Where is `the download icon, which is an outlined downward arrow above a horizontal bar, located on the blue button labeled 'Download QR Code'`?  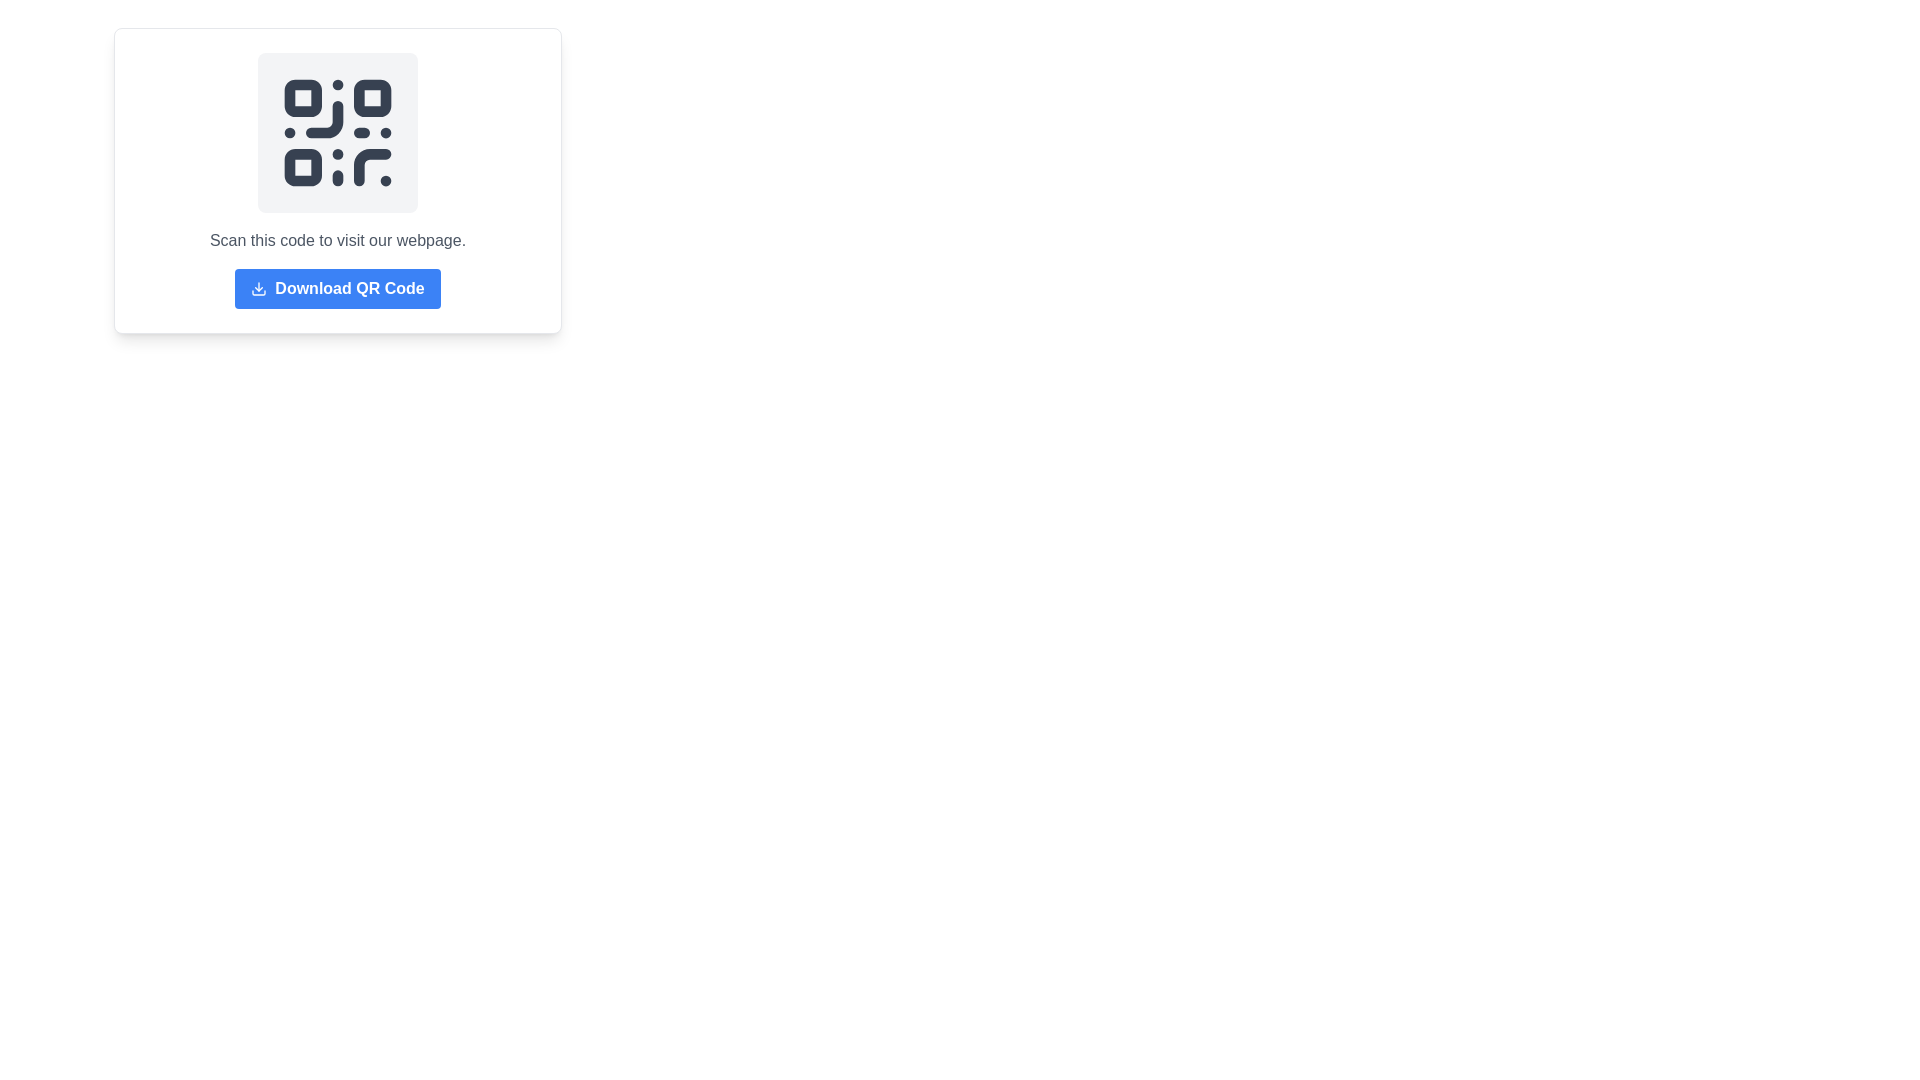 the download icon, which is an outlined downward arrow above a horizontal bar, located on the blue button labeled 'Download QR Code' is located at coordinates (258, 289).